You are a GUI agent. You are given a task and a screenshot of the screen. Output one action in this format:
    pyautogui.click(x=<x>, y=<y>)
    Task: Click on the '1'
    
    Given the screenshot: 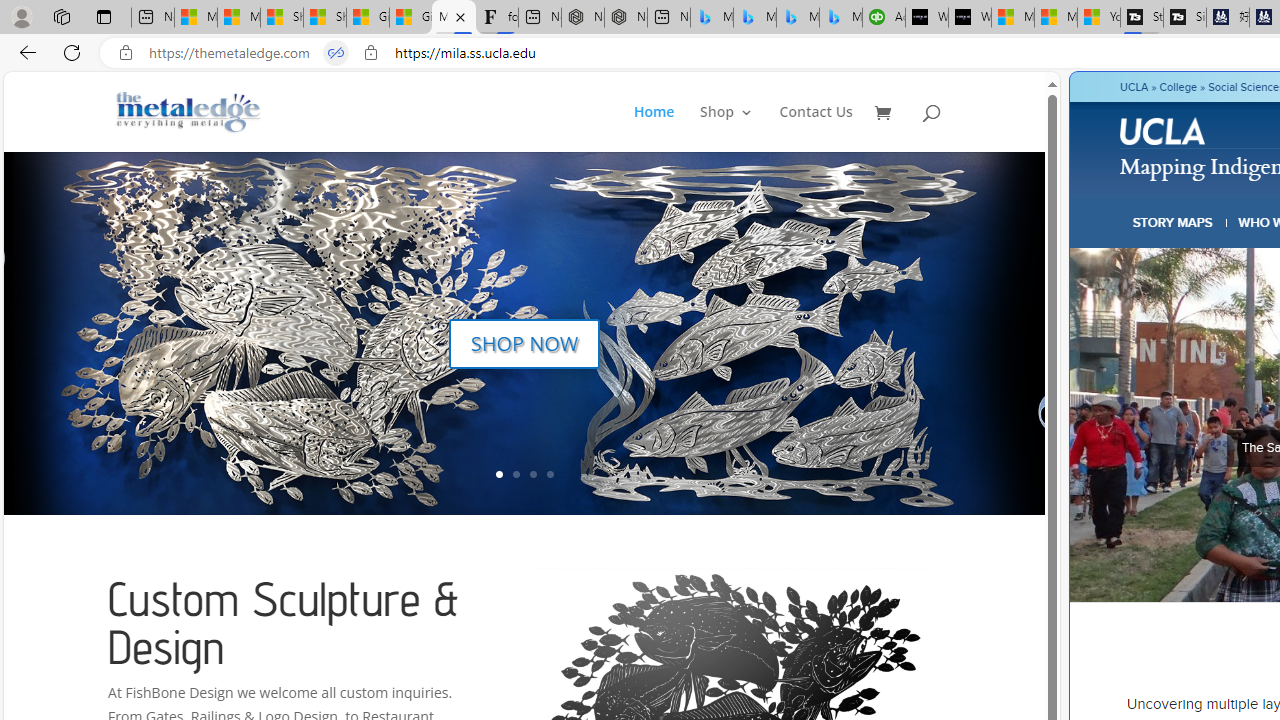 What is the action you would take?
    pyautogui.click(x=499, y=474)
    